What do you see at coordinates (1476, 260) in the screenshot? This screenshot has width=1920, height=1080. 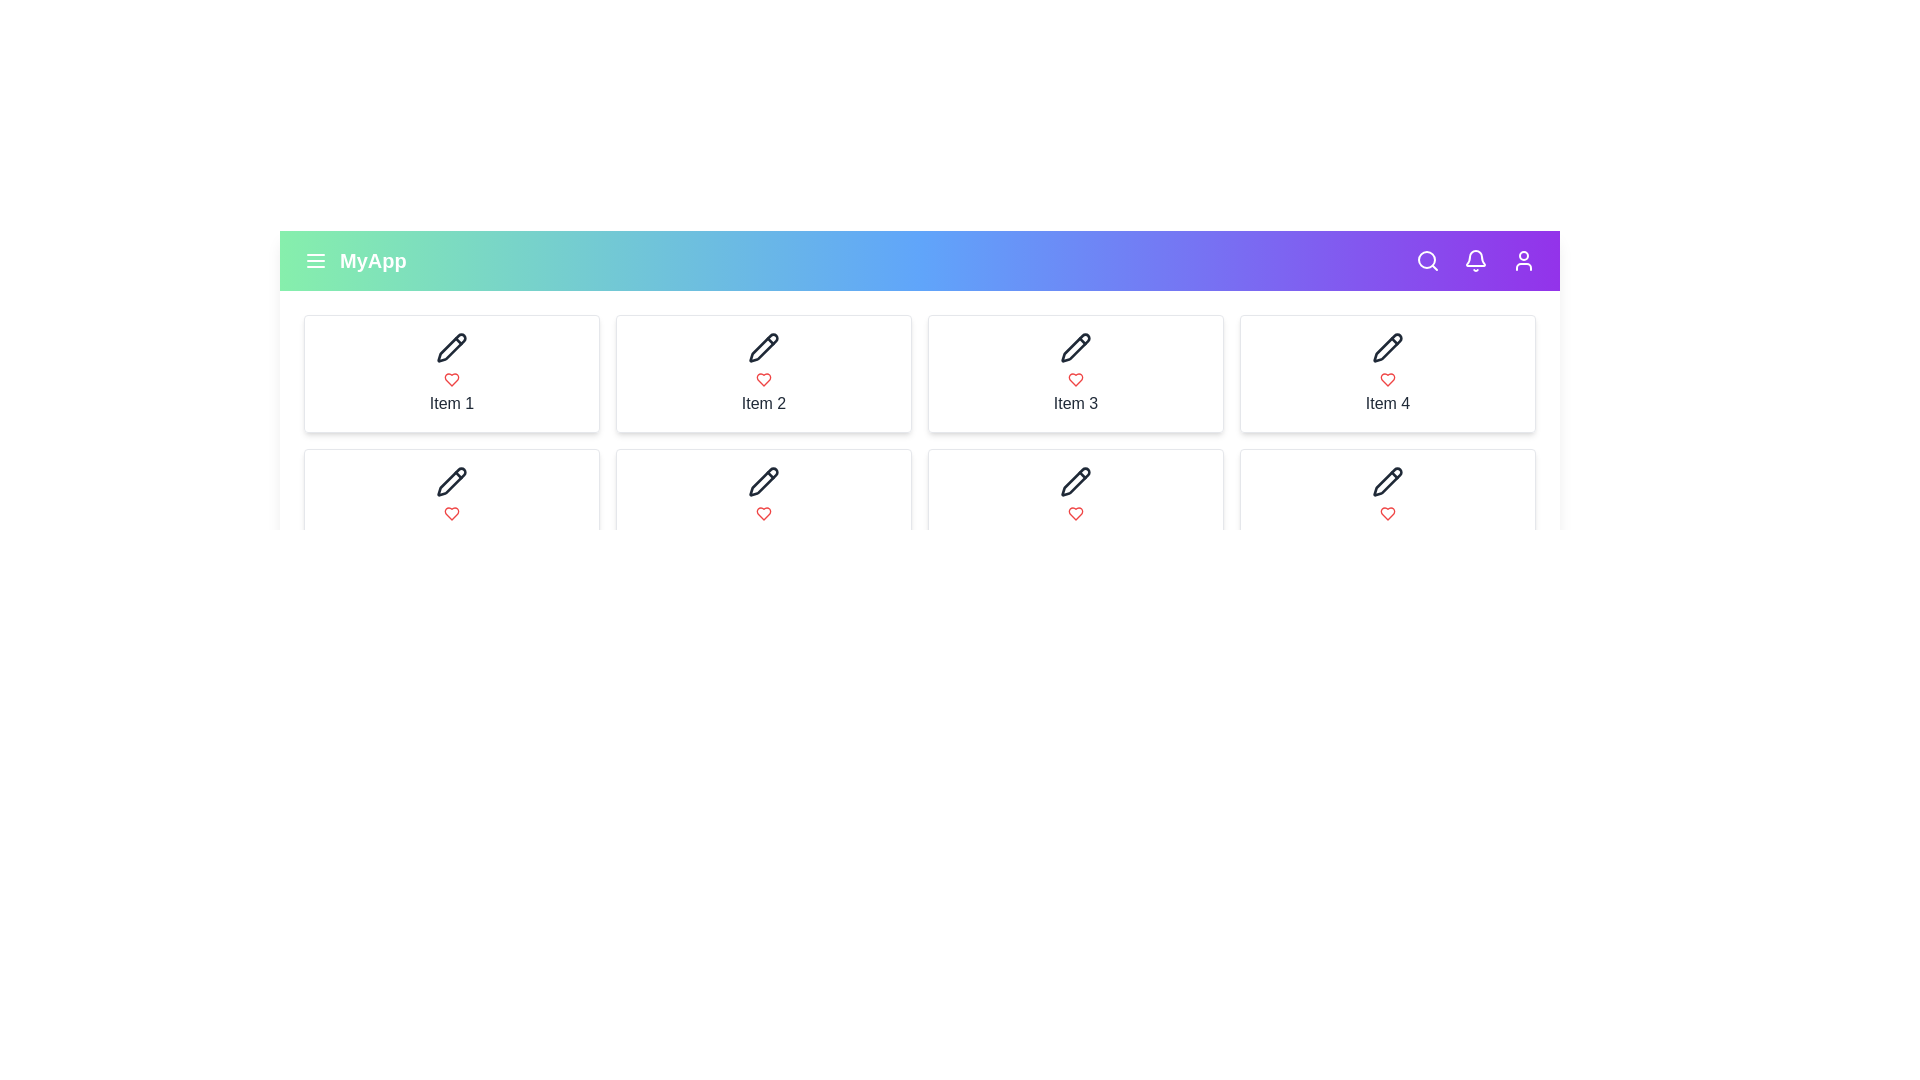 I see `the notification bell icon to view notifications` at bounding box center [1476, 260].